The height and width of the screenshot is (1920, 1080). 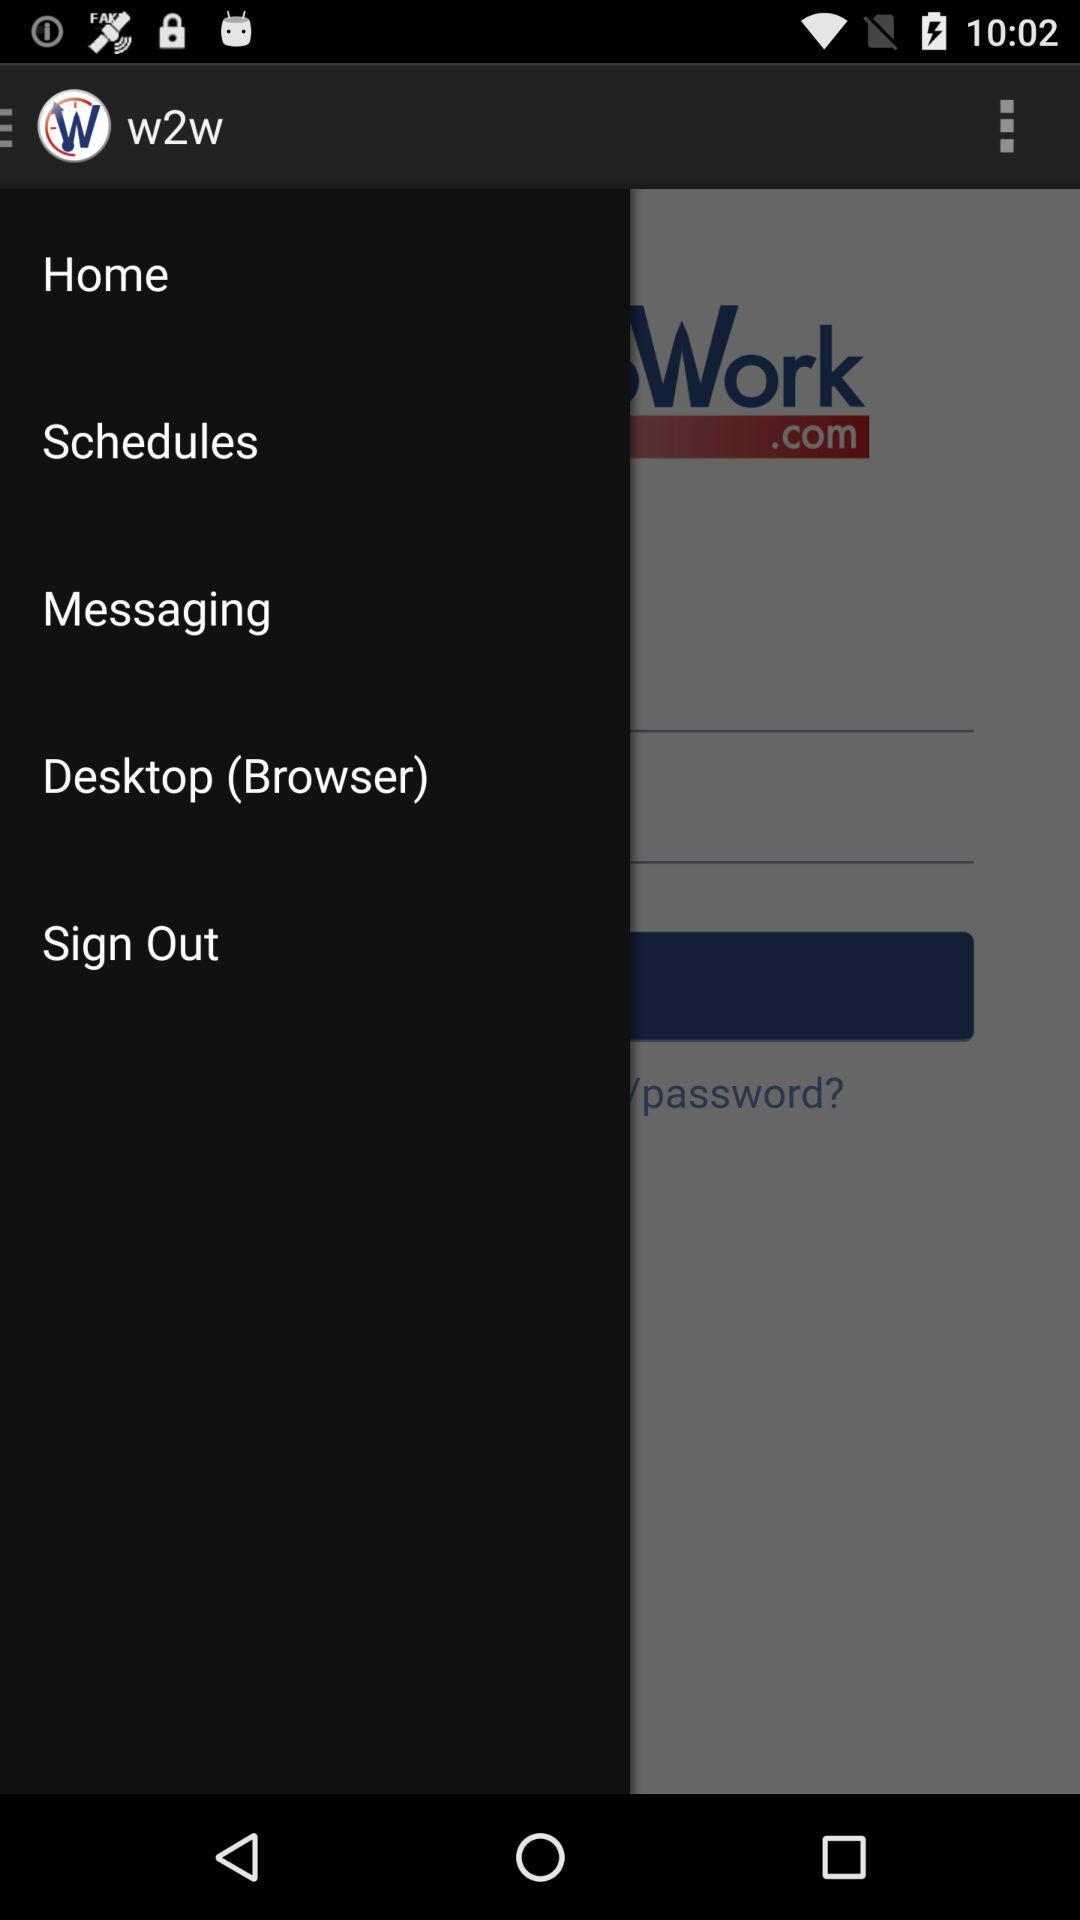 What do you see at coordinates (315, 773) in the screenshot?
I see `the desktop (browser) item` at bounding box center [315, 773].